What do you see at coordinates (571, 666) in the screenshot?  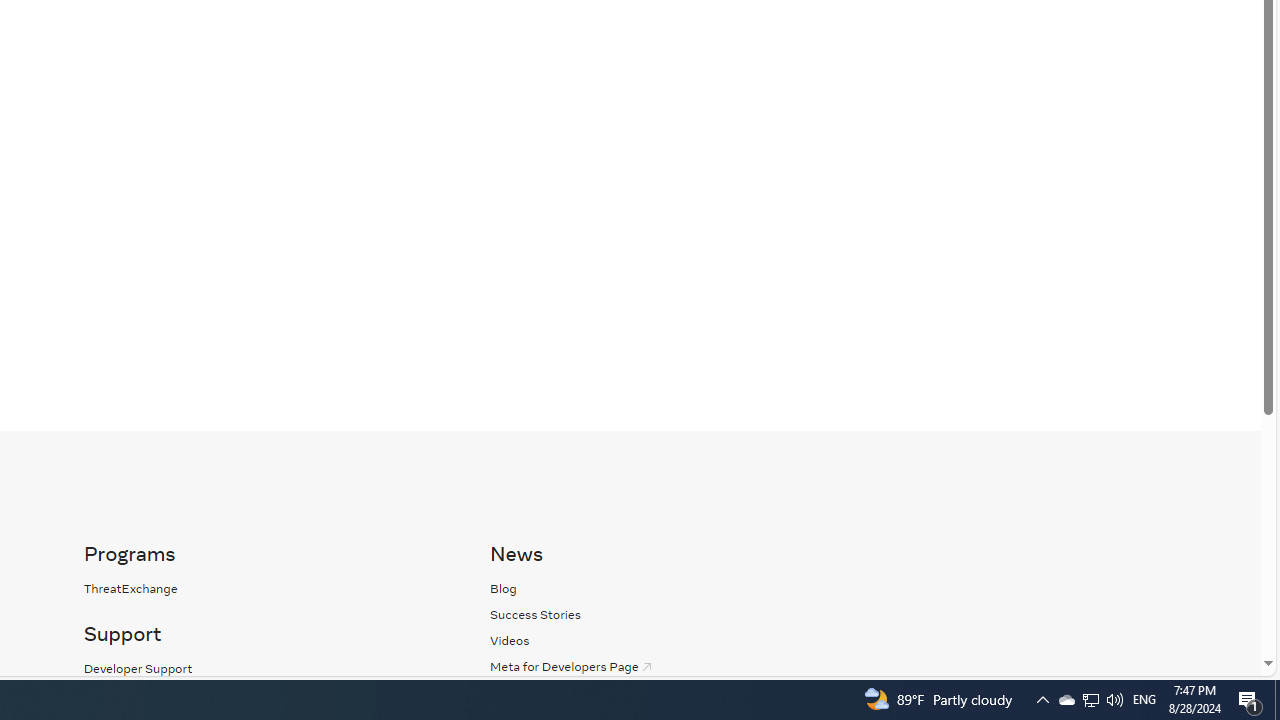 I see `'Meta for Developers Page'` at bounding box center [571, 666].